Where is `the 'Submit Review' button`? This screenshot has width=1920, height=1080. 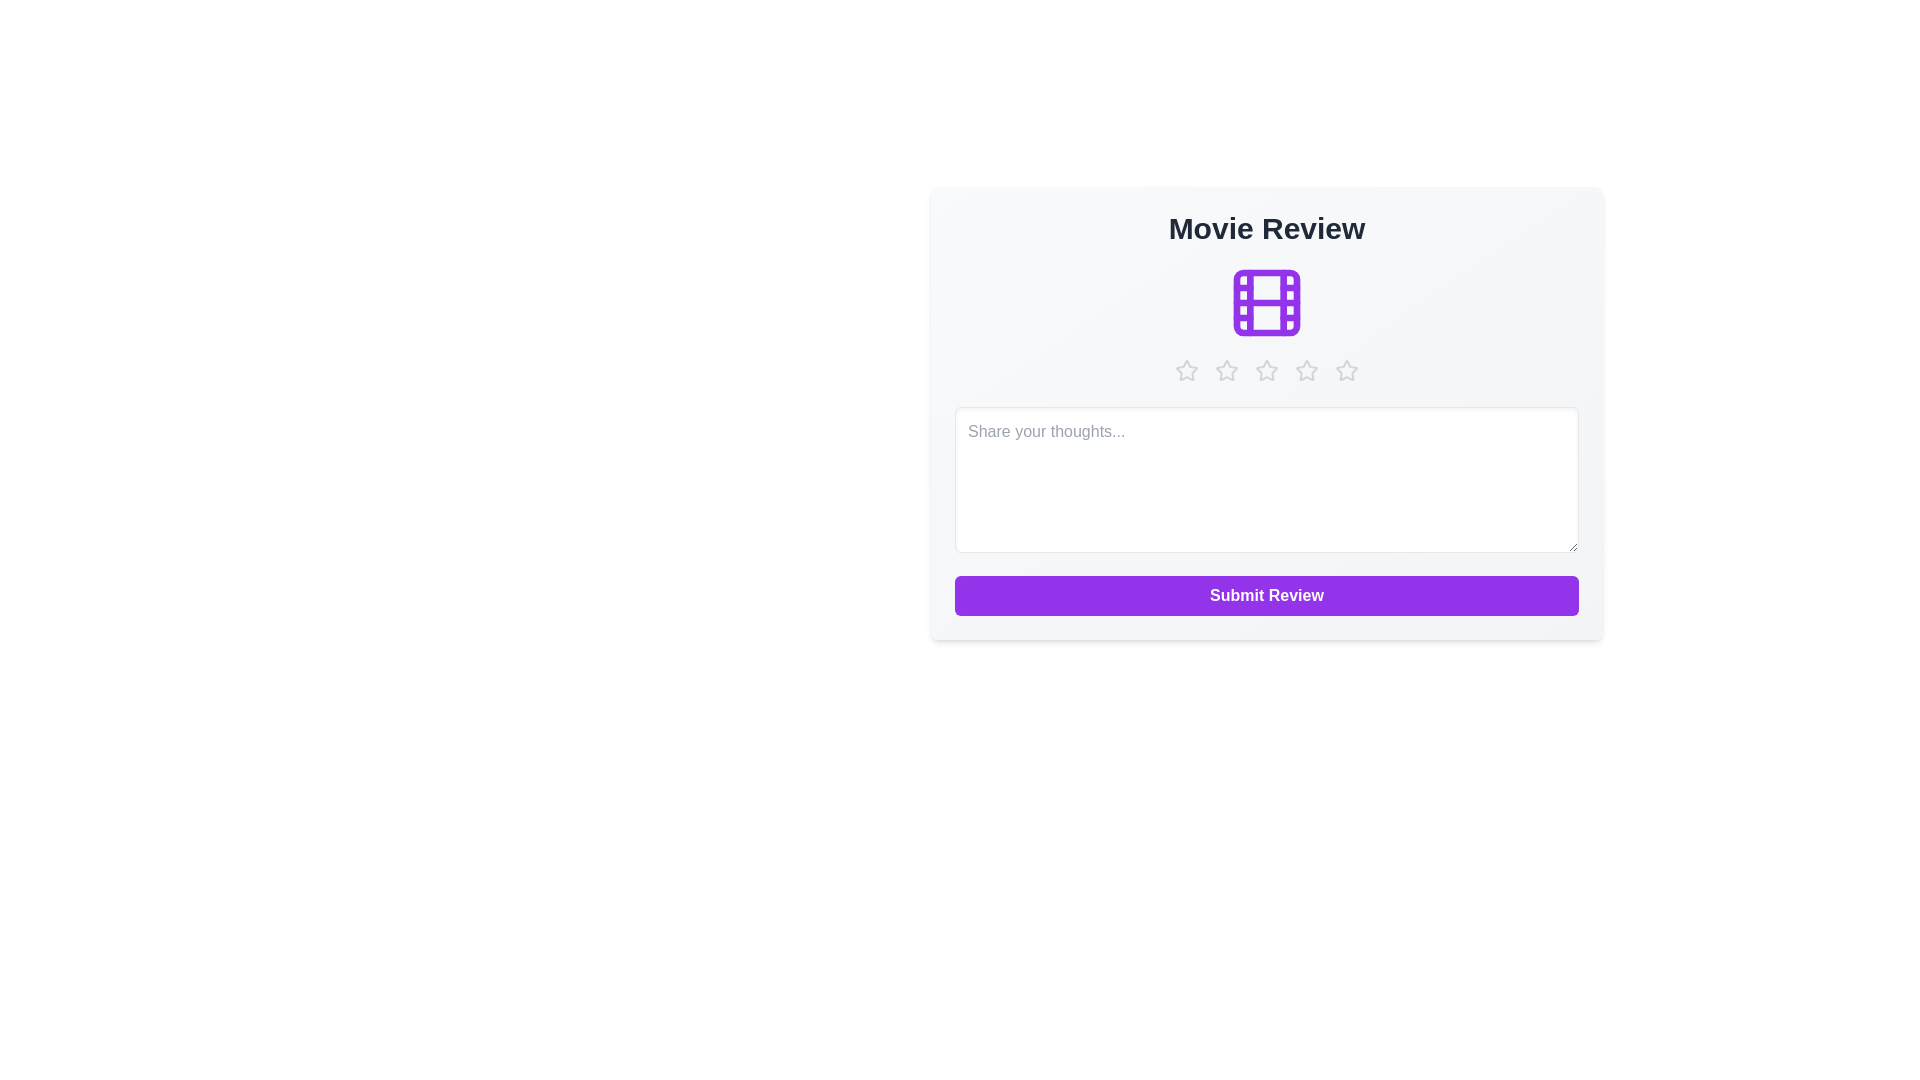
the 'Submit Review' button is located at coordinates (1266, 595).